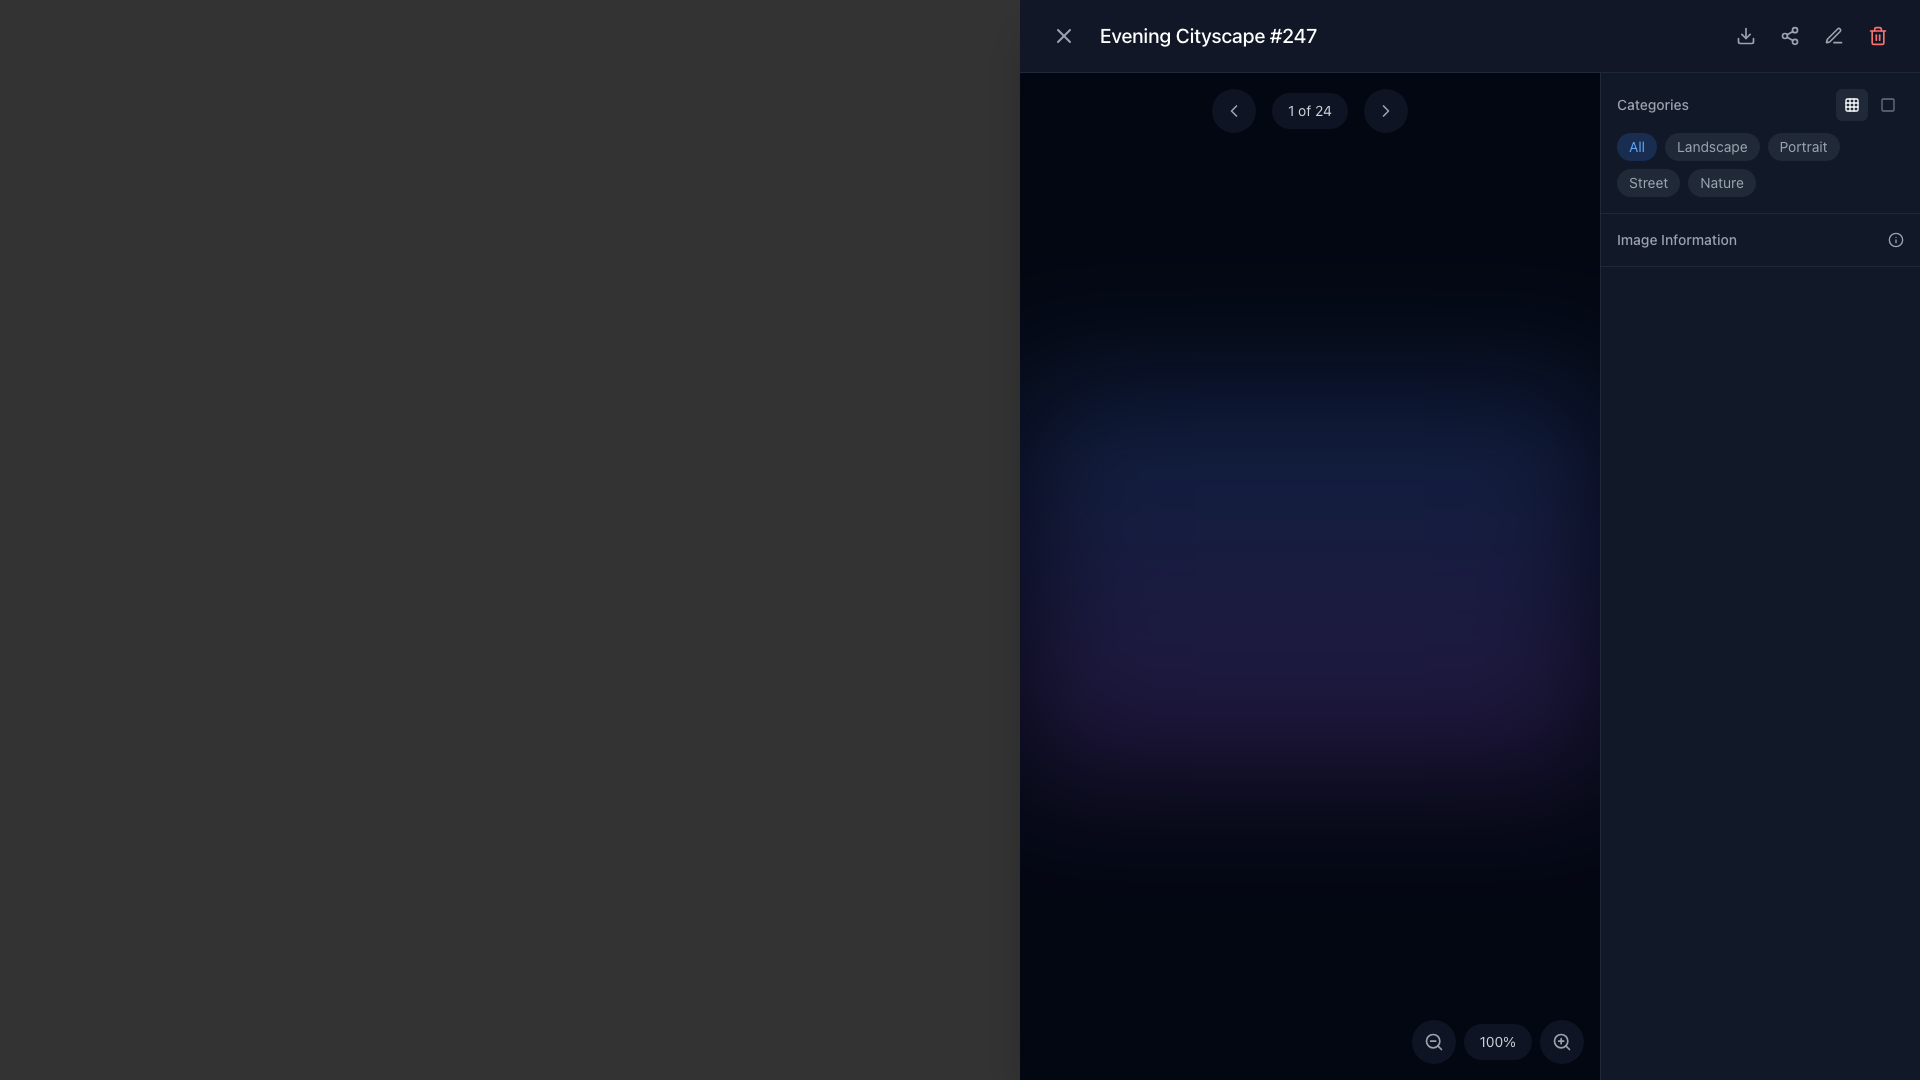 This screenshot has width=1920, height=1080. What do you see at coordinates (1560, 1040) in the screenshot?
I see `the zoom in button located in the bottom-right corner of the interface, which is the last among similar rounded buttons adjacent to a percentage display` at bounding box center [1560, 1040].